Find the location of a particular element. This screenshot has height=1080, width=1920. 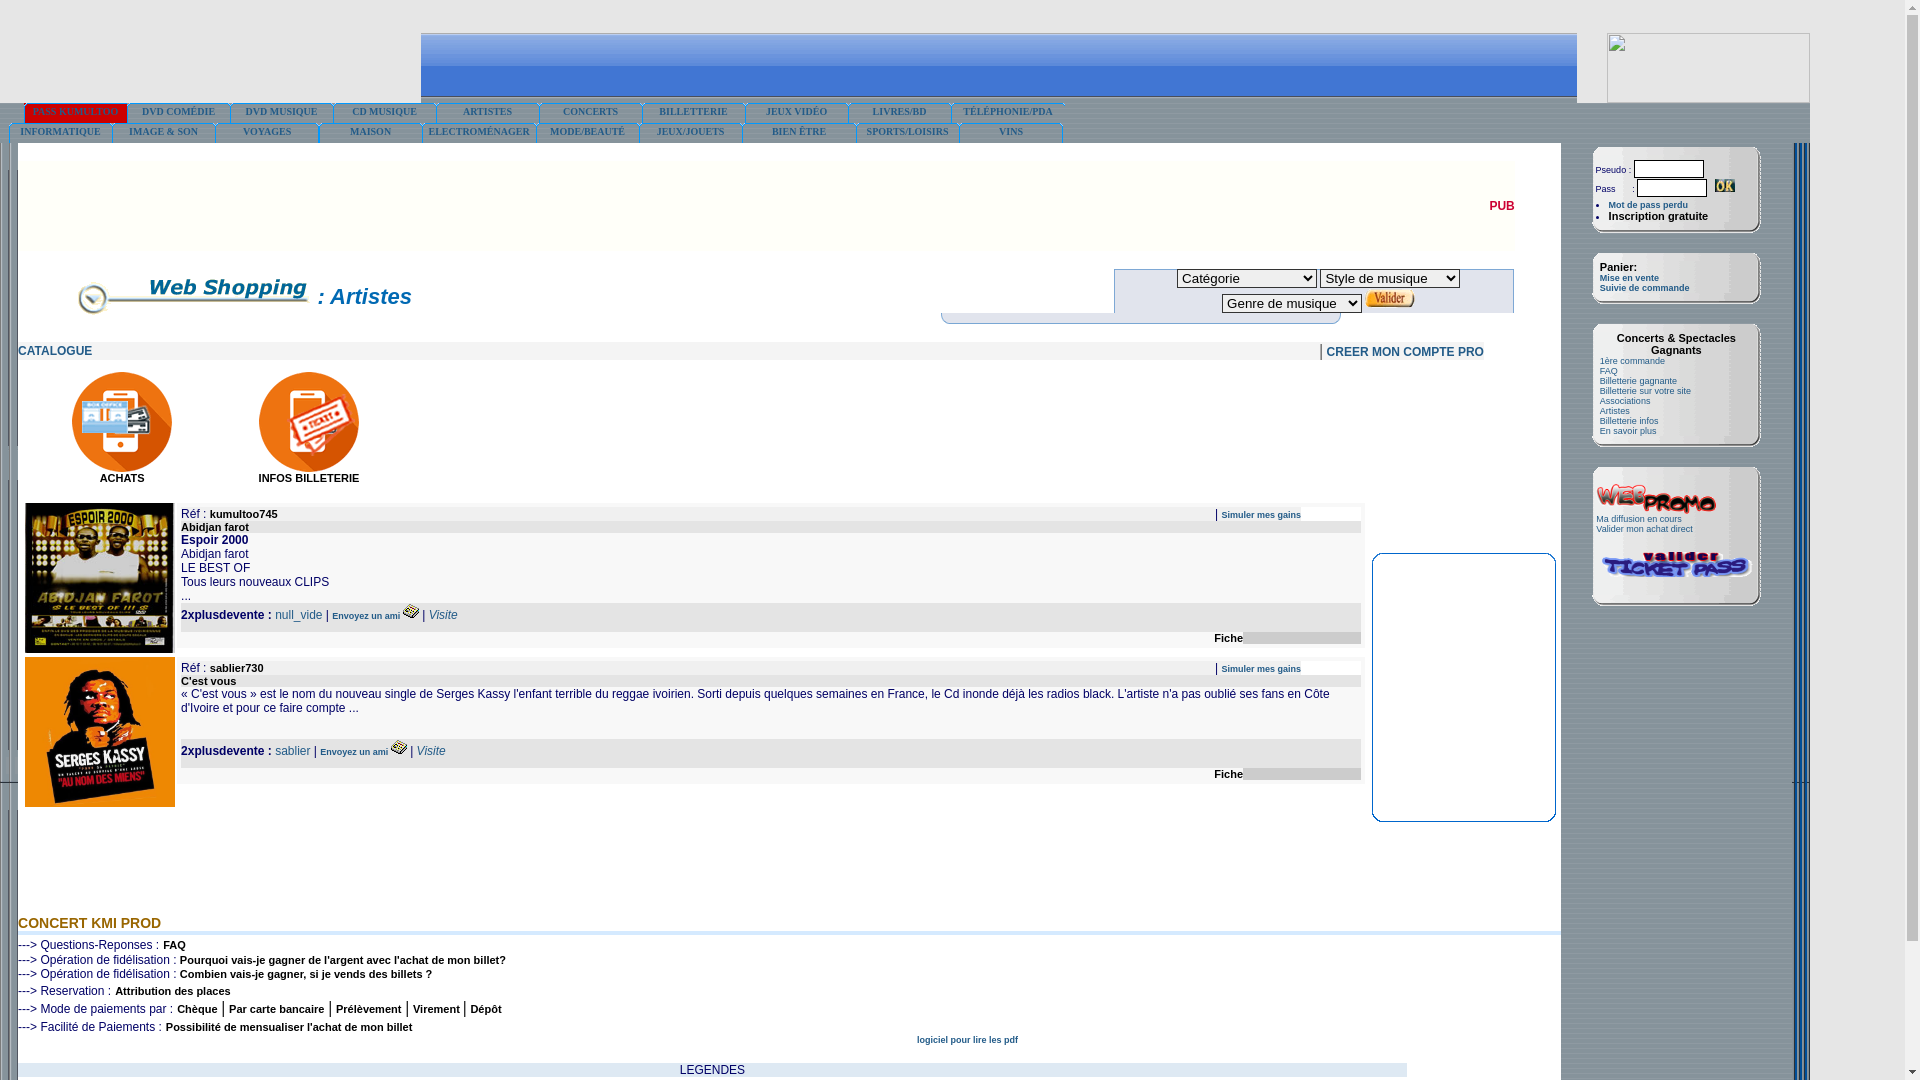

'Mot de pass perdu' is located at coordinates (1608, 204).